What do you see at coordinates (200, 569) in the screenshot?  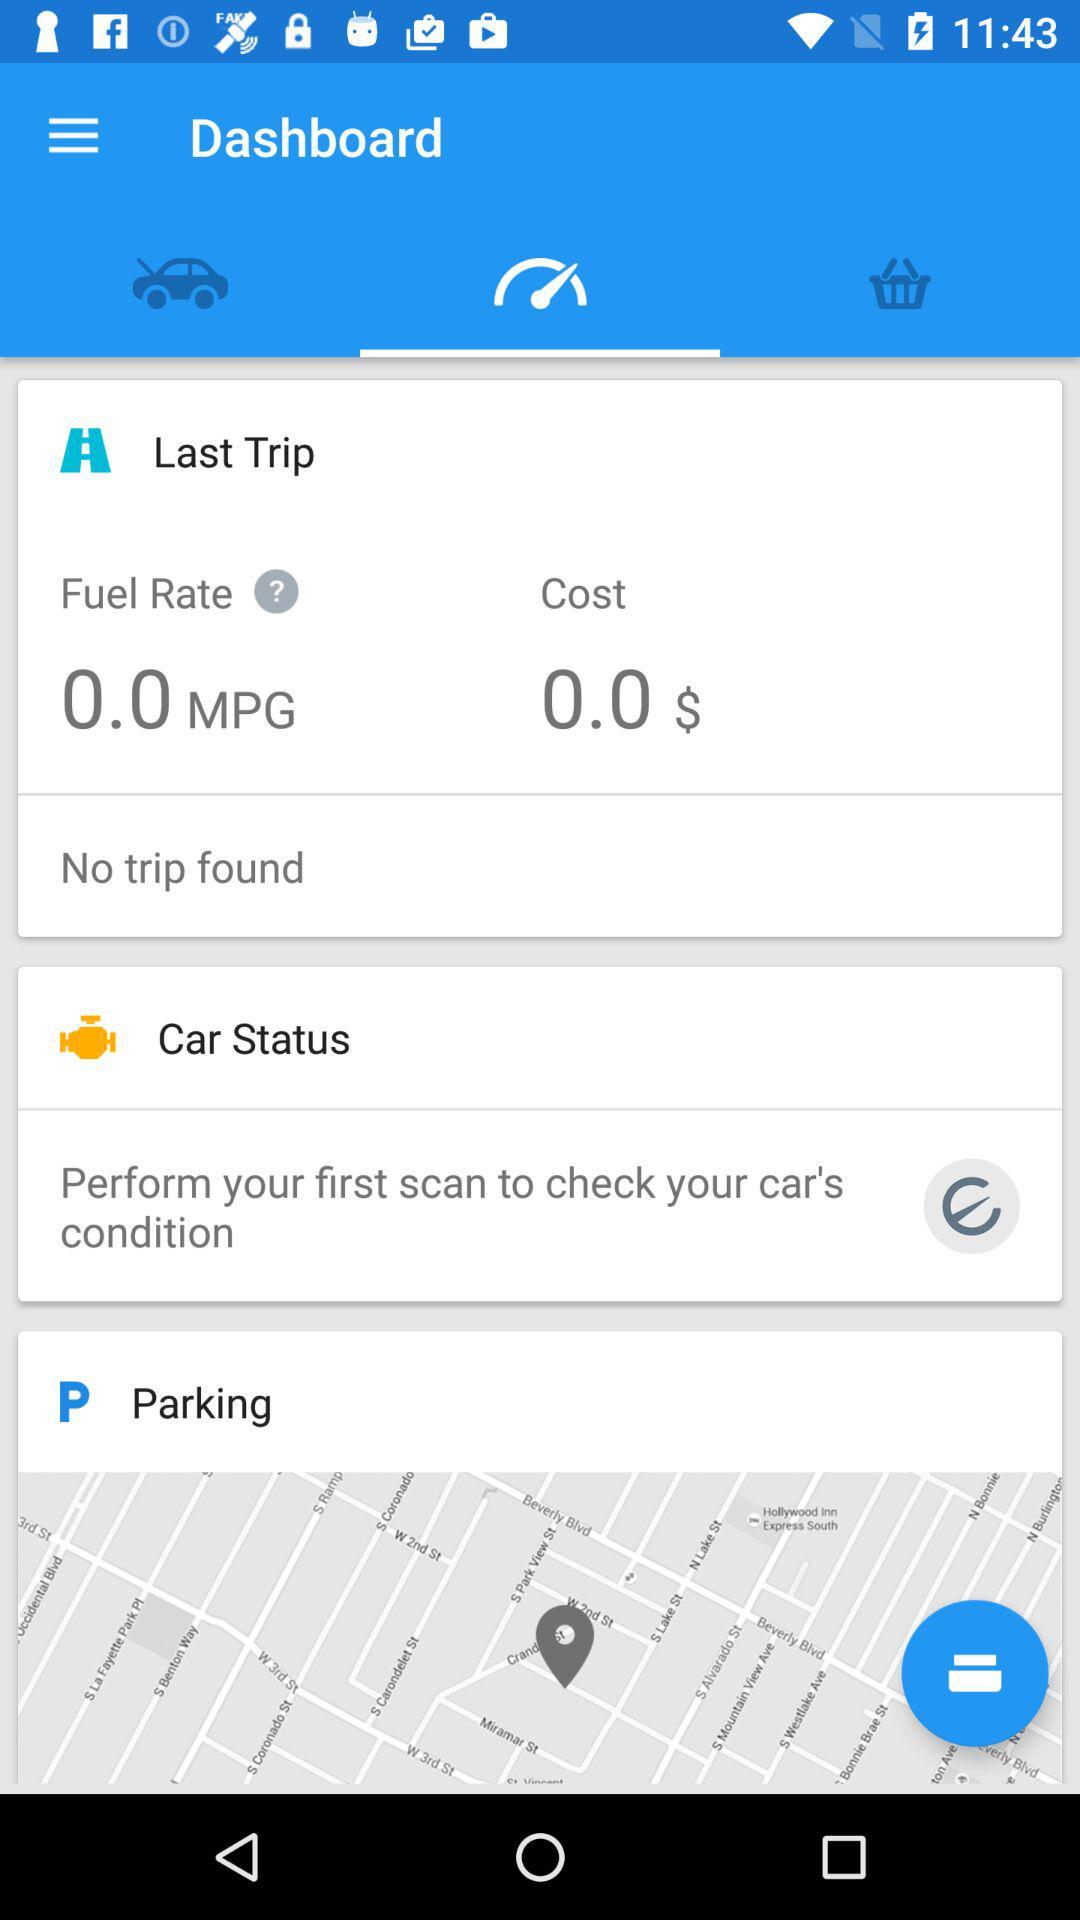 I see `the fuel rate icon` at bounding box center [200, 569].